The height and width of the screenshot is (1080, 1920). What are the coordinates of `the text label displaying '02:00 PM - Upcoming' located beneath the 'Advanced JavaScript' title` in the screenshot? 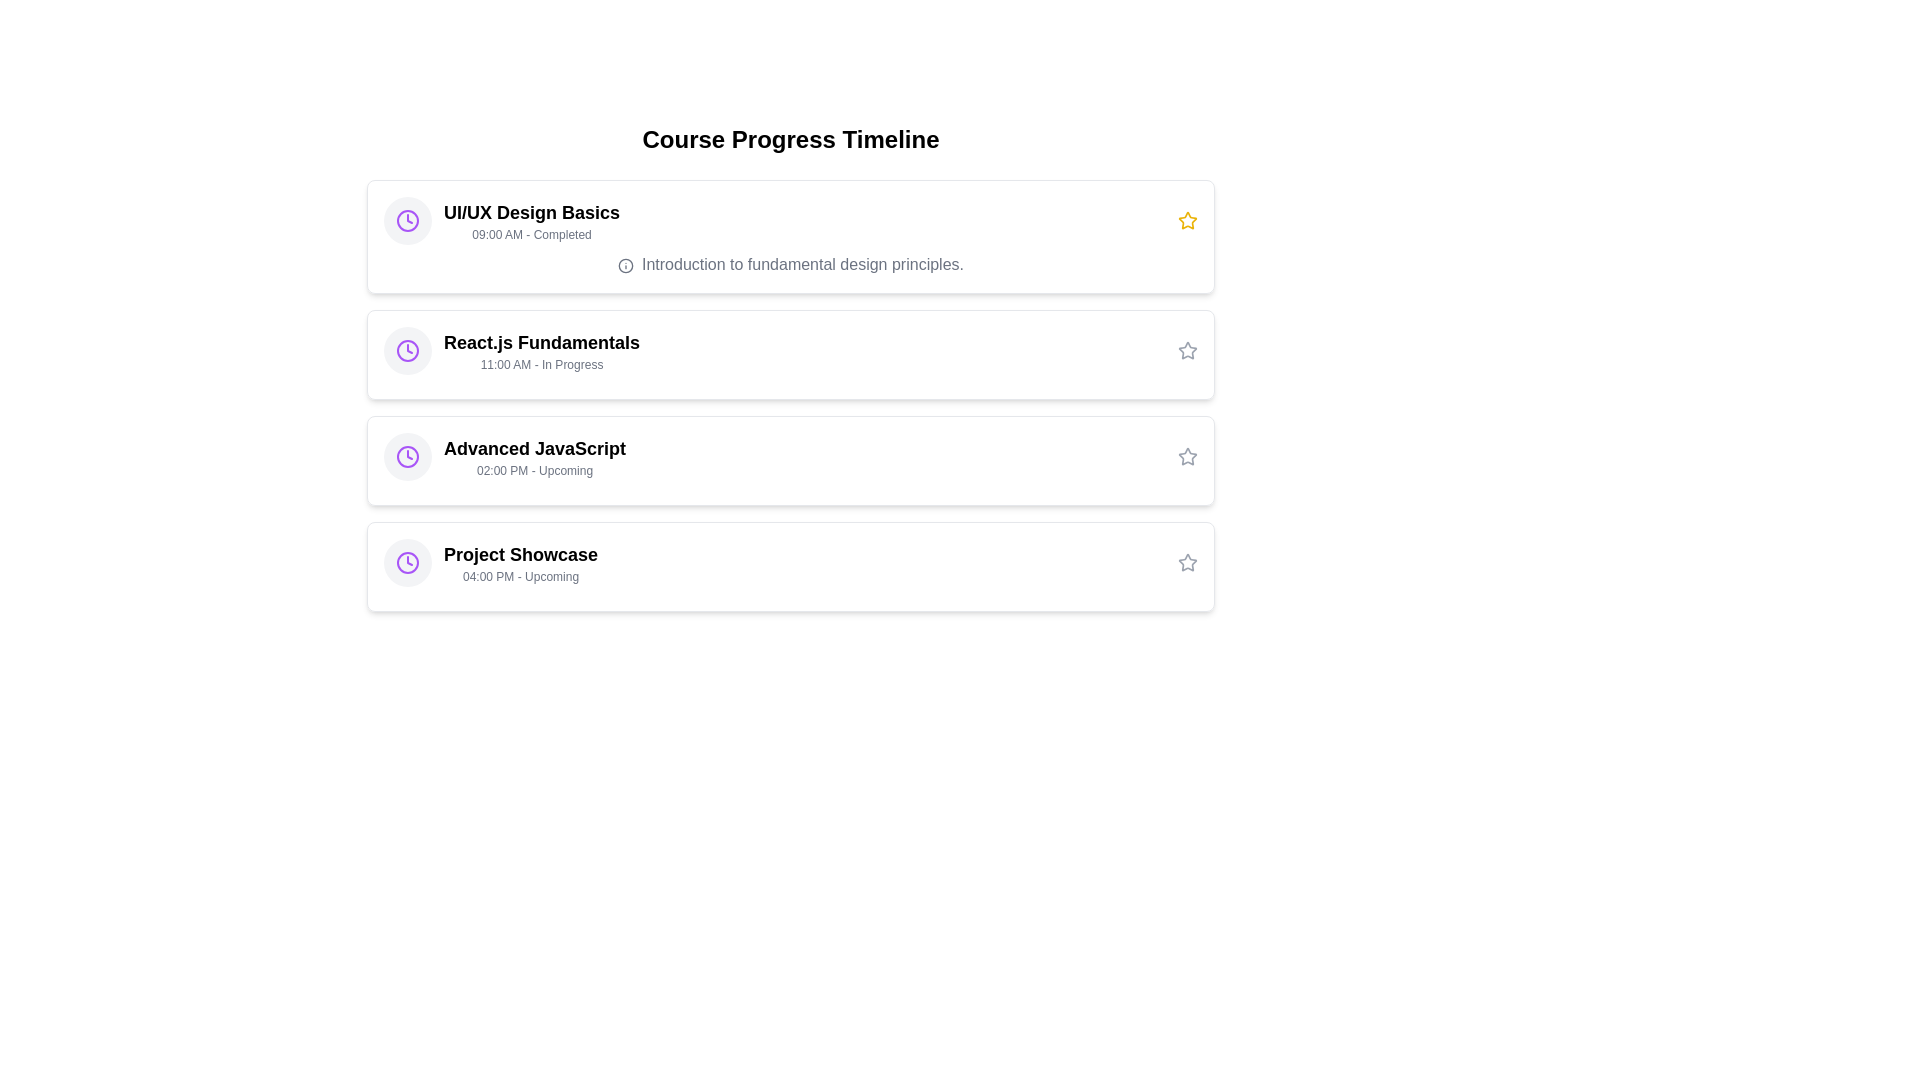 It's located at (535, 470).